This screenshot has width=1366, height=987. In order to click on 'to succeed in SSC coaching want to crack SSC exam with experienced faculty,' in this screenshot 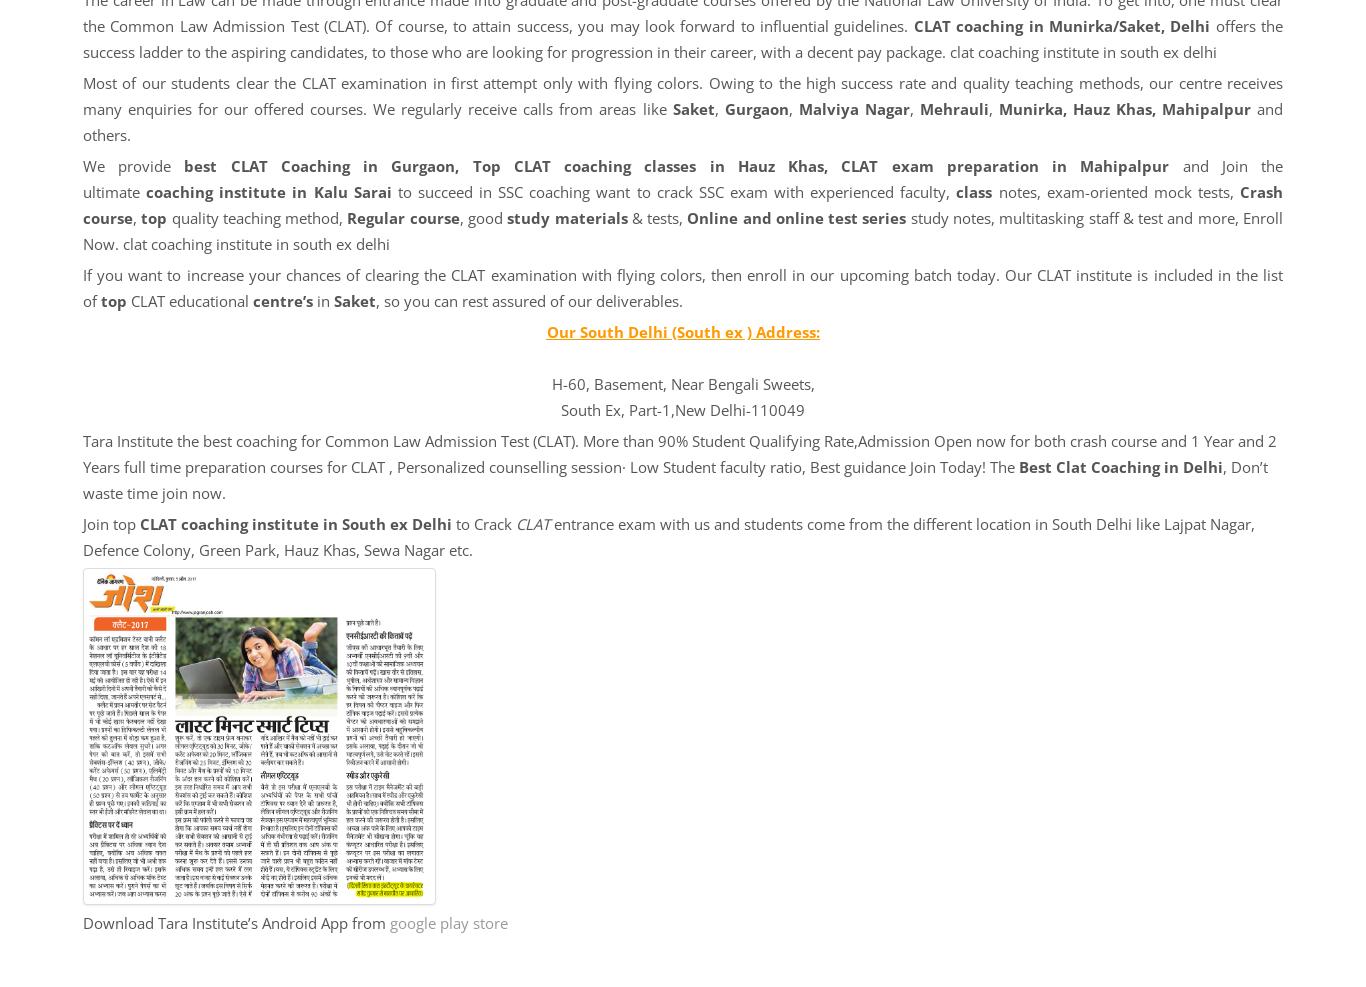, I will do `click(672, 190)`.